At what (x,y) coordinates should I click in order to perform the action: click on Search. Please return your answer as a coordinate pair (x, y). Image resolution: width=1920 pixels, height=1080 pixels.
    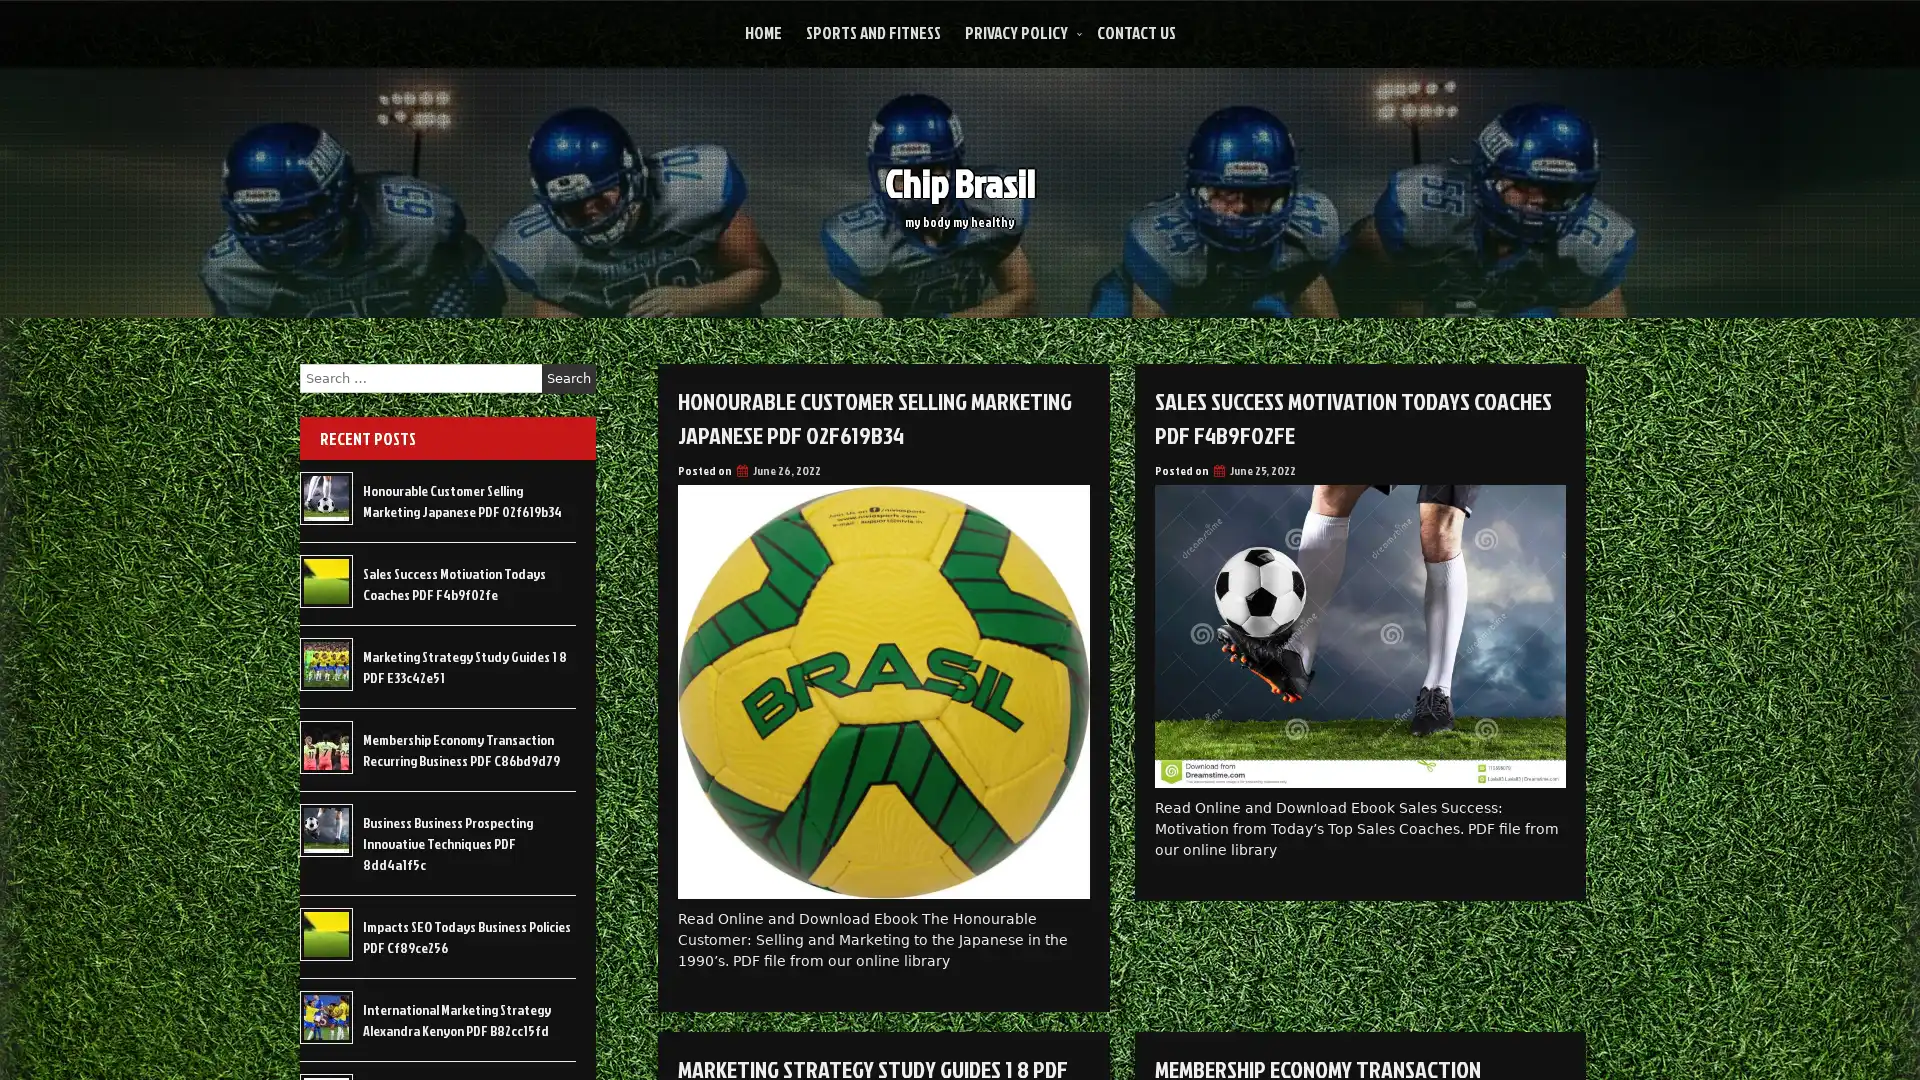
    Looking at the image, I should click on (568, 378).